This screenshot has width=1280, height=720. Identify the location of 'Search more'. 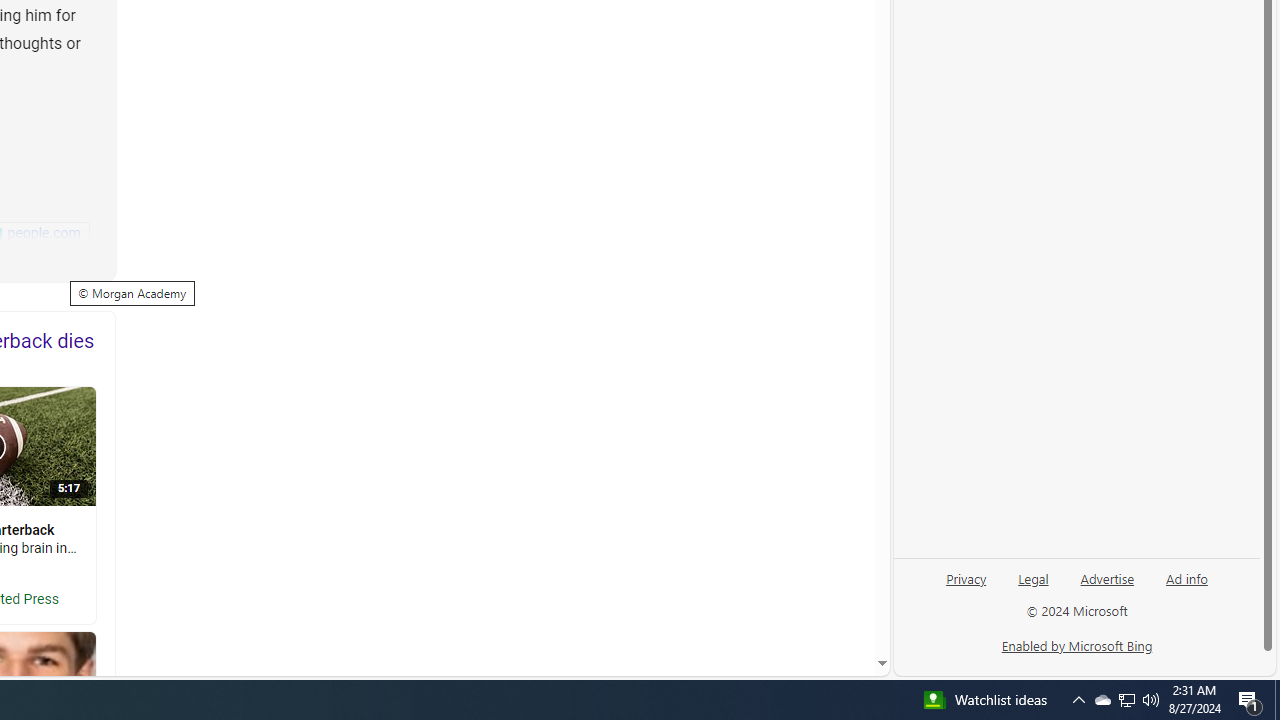
(837, 603).